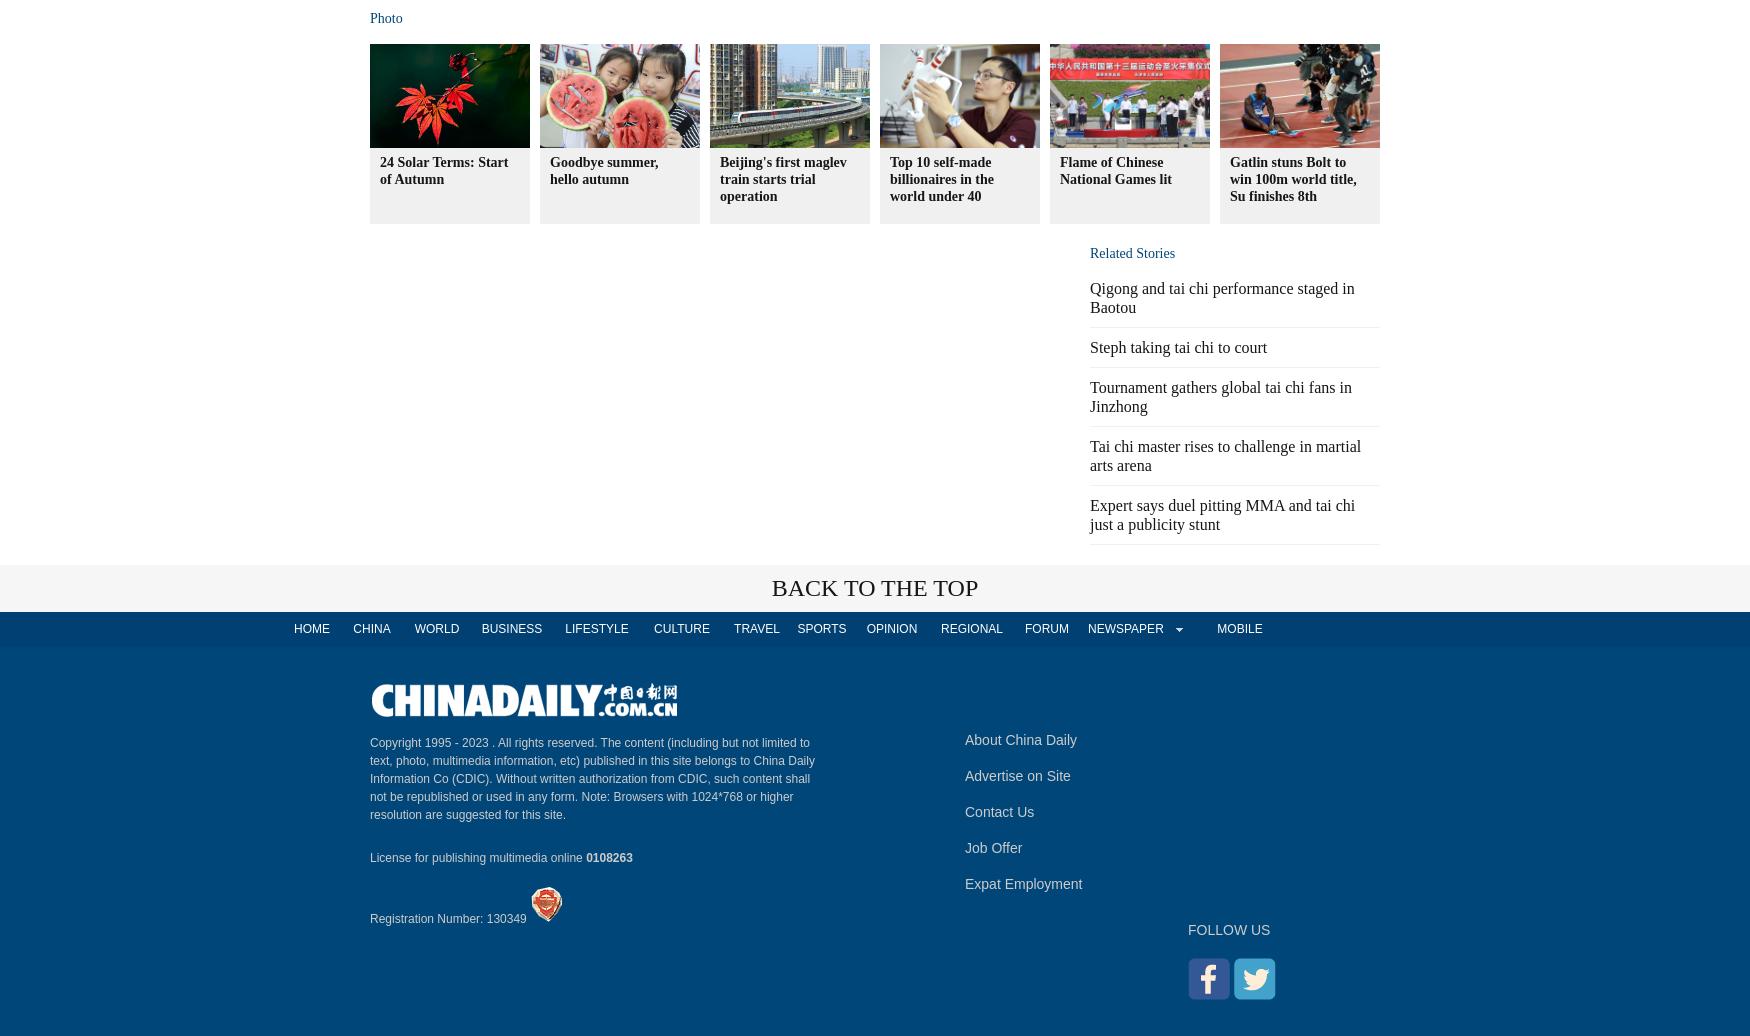 This screenshot has height=1036, width=1750. I want to click on 'Expert says duel pitting MMA and tai chi just a publicity stunt', so click(1222, 514).